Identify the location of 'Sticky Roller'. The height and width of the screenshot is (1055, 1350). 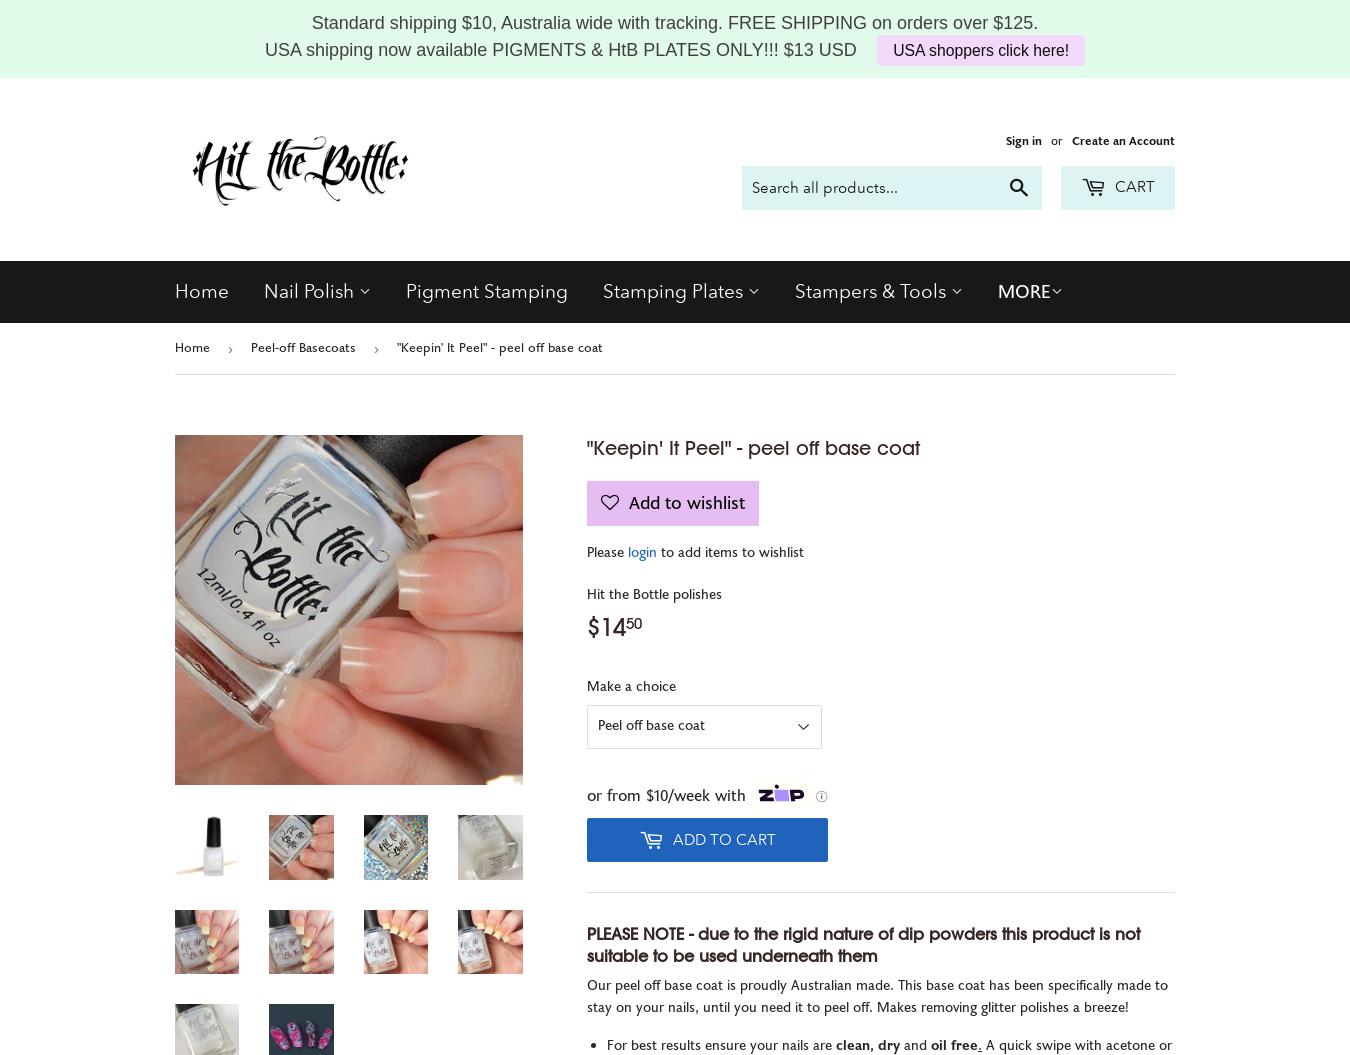
(795, 749).